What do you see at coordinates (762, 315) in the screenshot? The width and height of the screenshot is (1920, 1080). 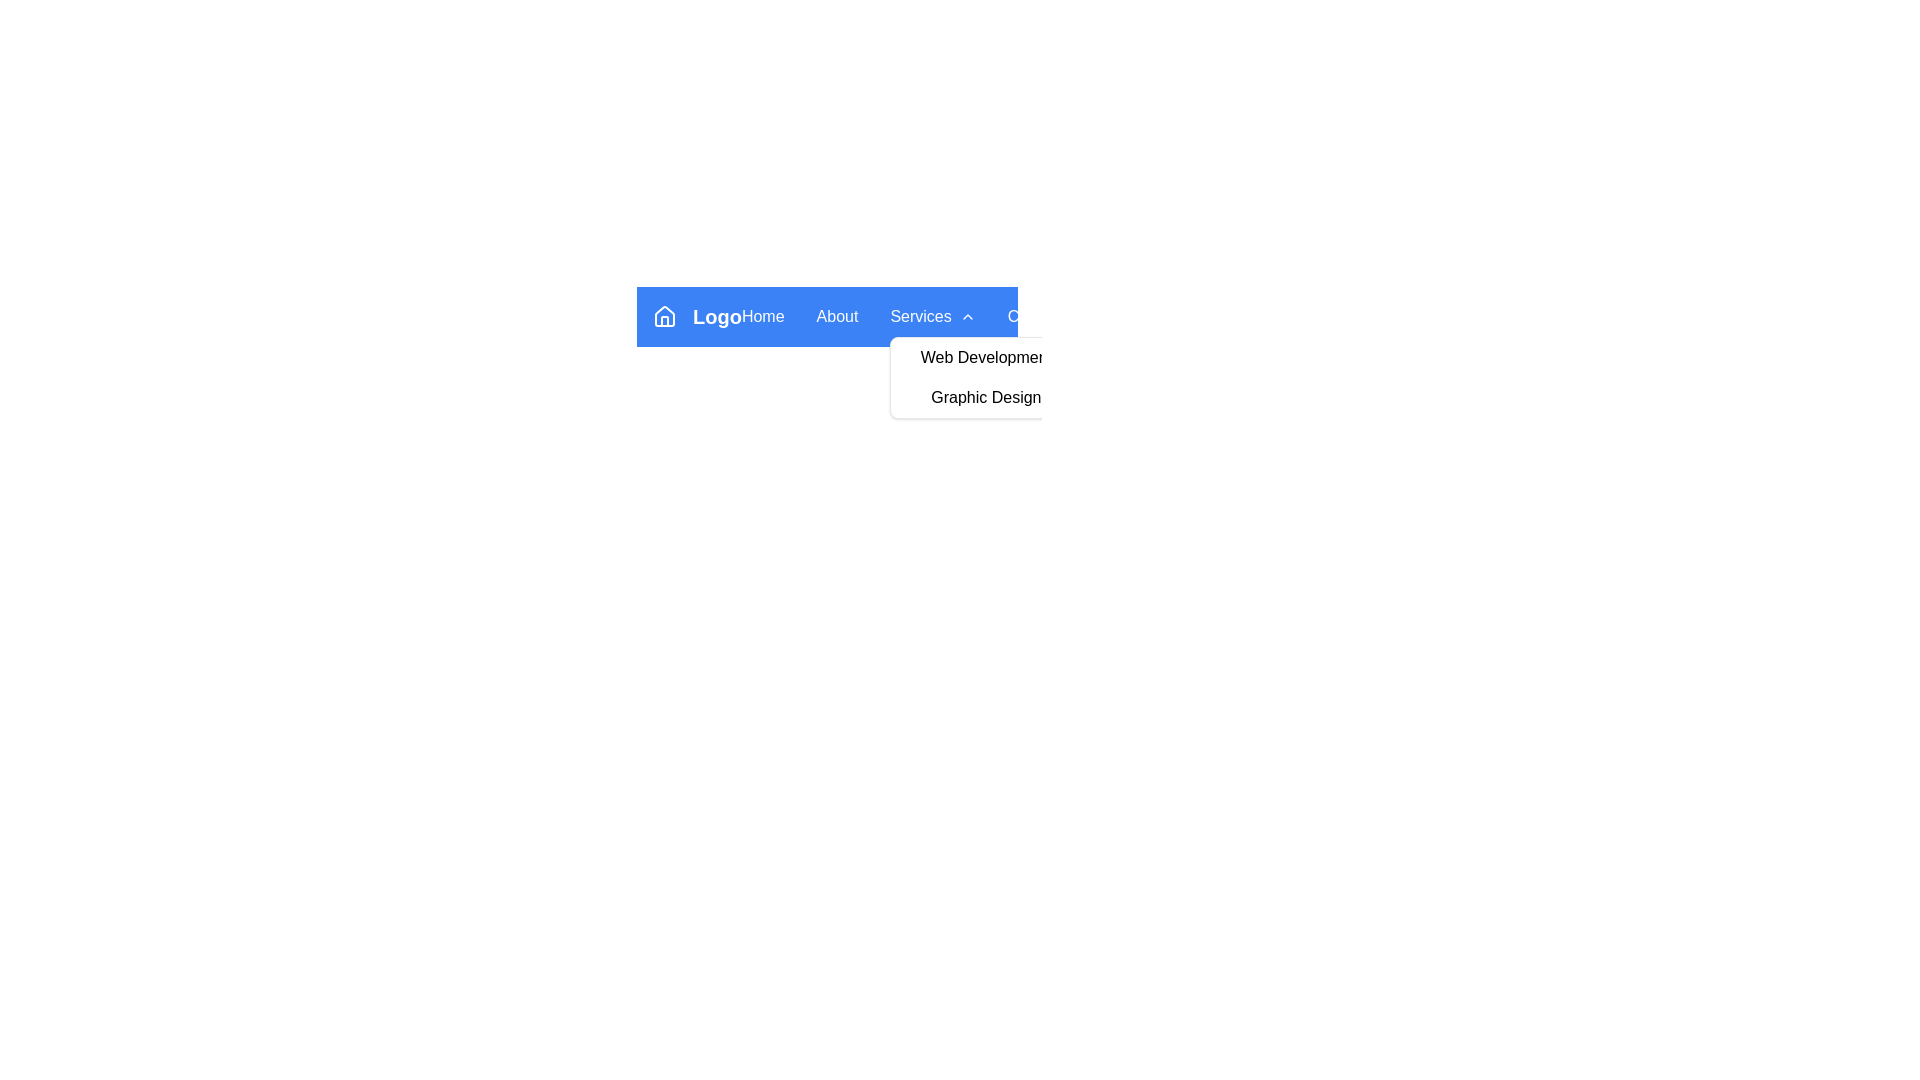 I see `the blue text link labeled 'Home' in the top navigation bar` at bounding box center [762, 315].